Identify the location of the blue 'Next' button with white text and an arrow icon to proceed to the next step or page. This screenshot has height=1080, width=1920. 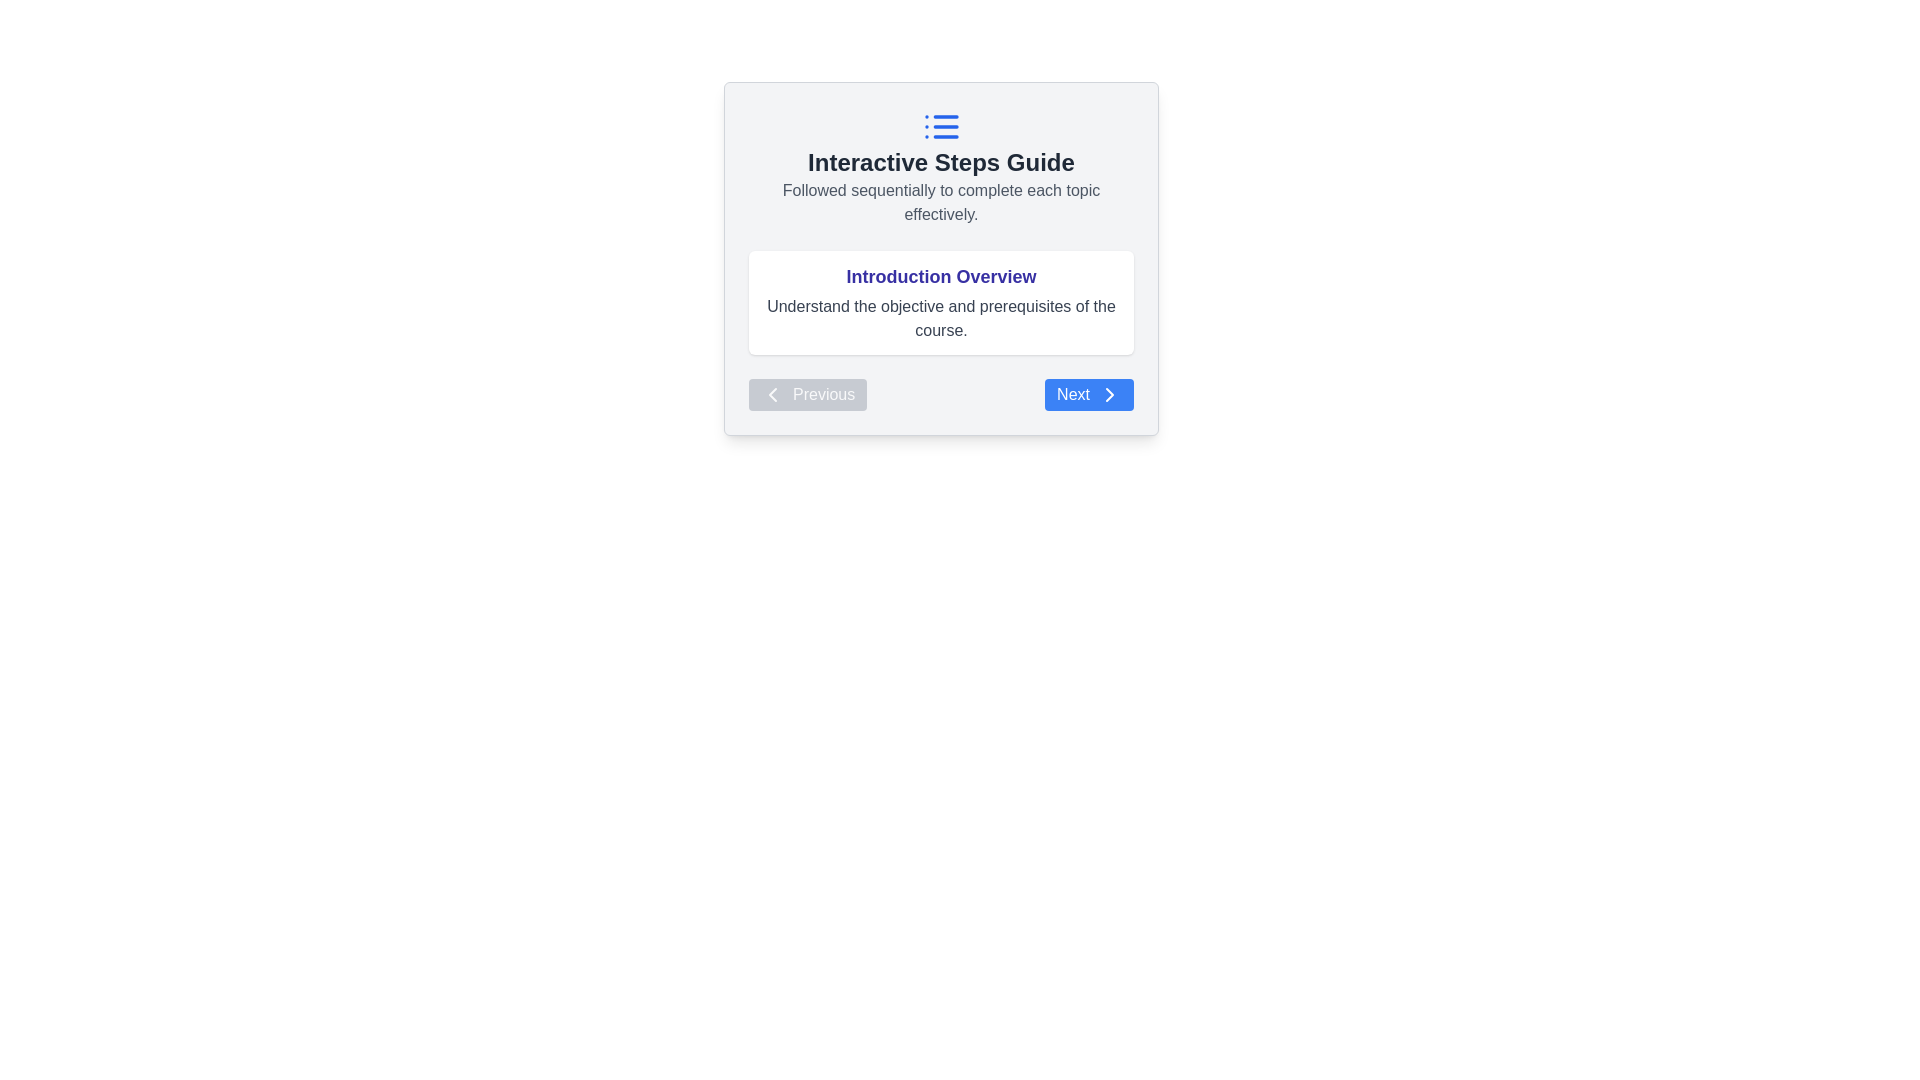
(1088, 394).